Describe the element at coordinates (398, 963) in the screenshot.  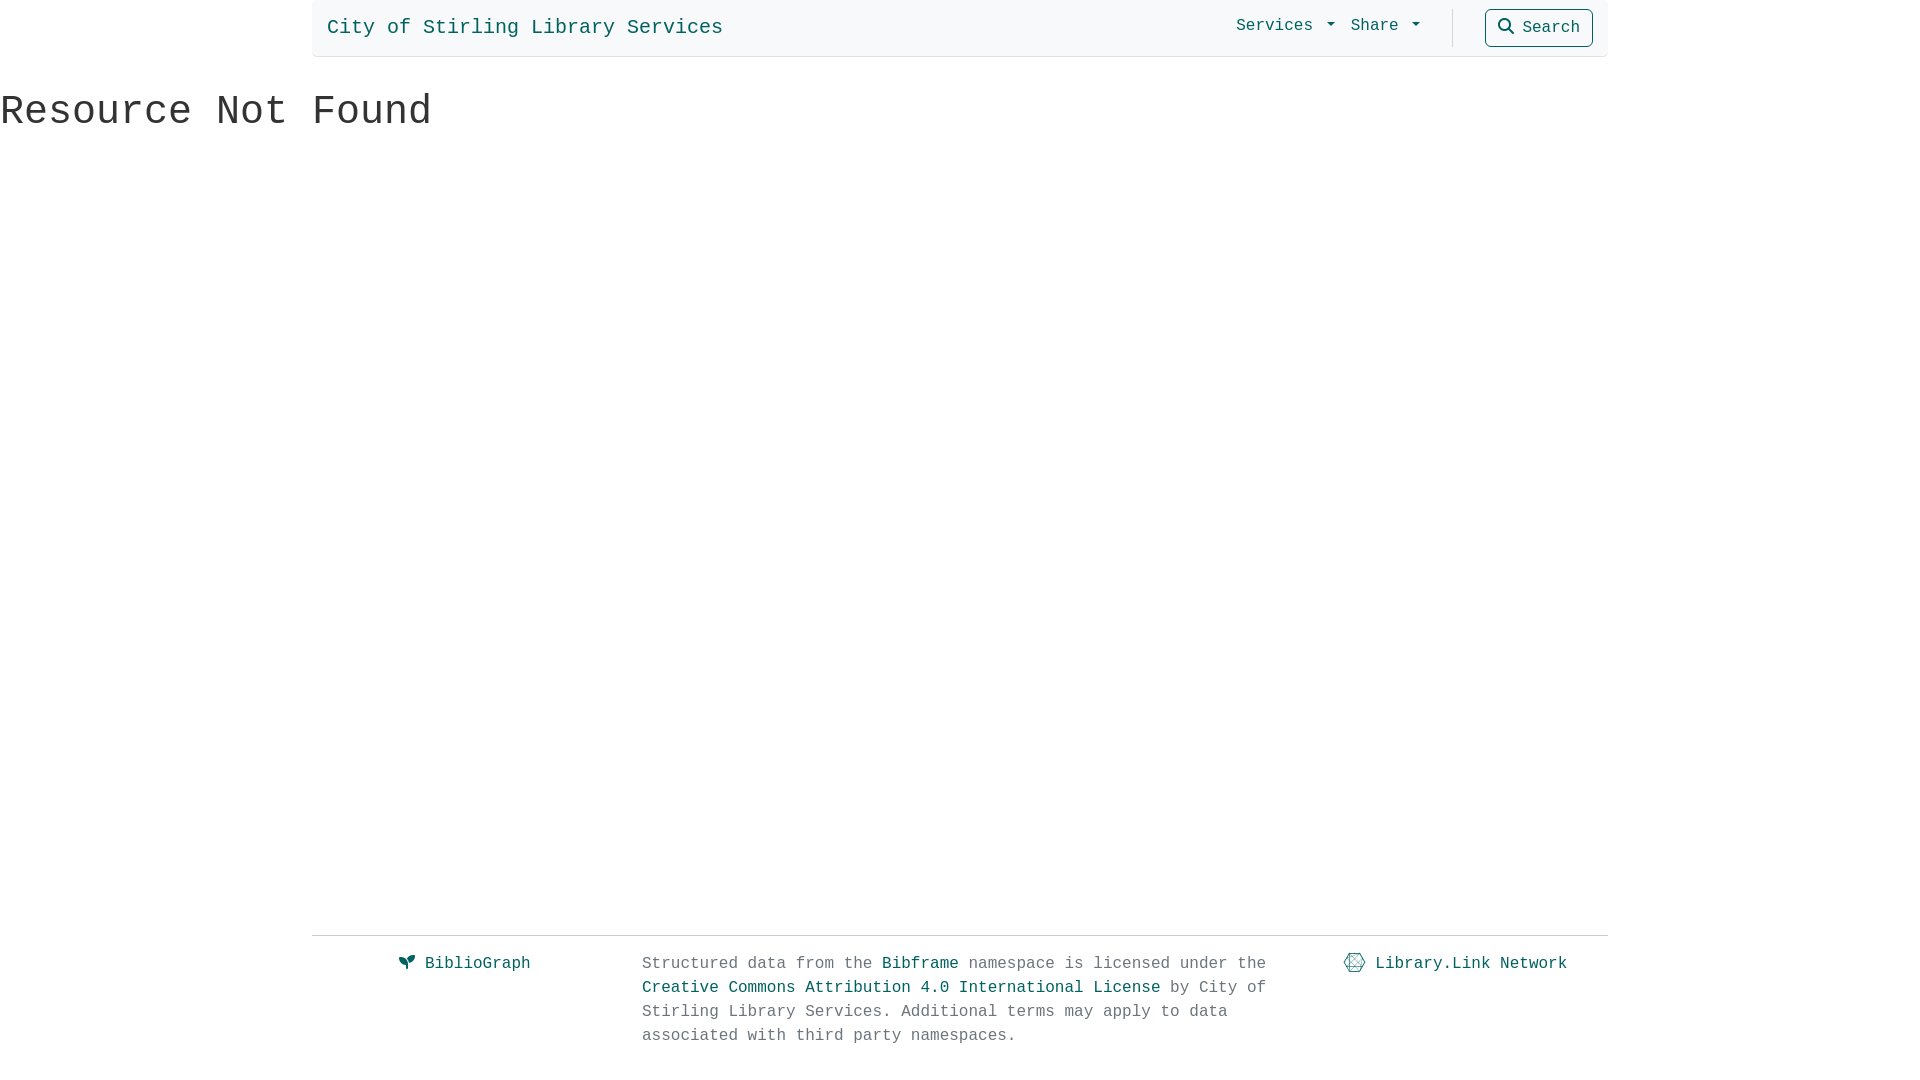
I see `'BiblioGraph'` at that location.